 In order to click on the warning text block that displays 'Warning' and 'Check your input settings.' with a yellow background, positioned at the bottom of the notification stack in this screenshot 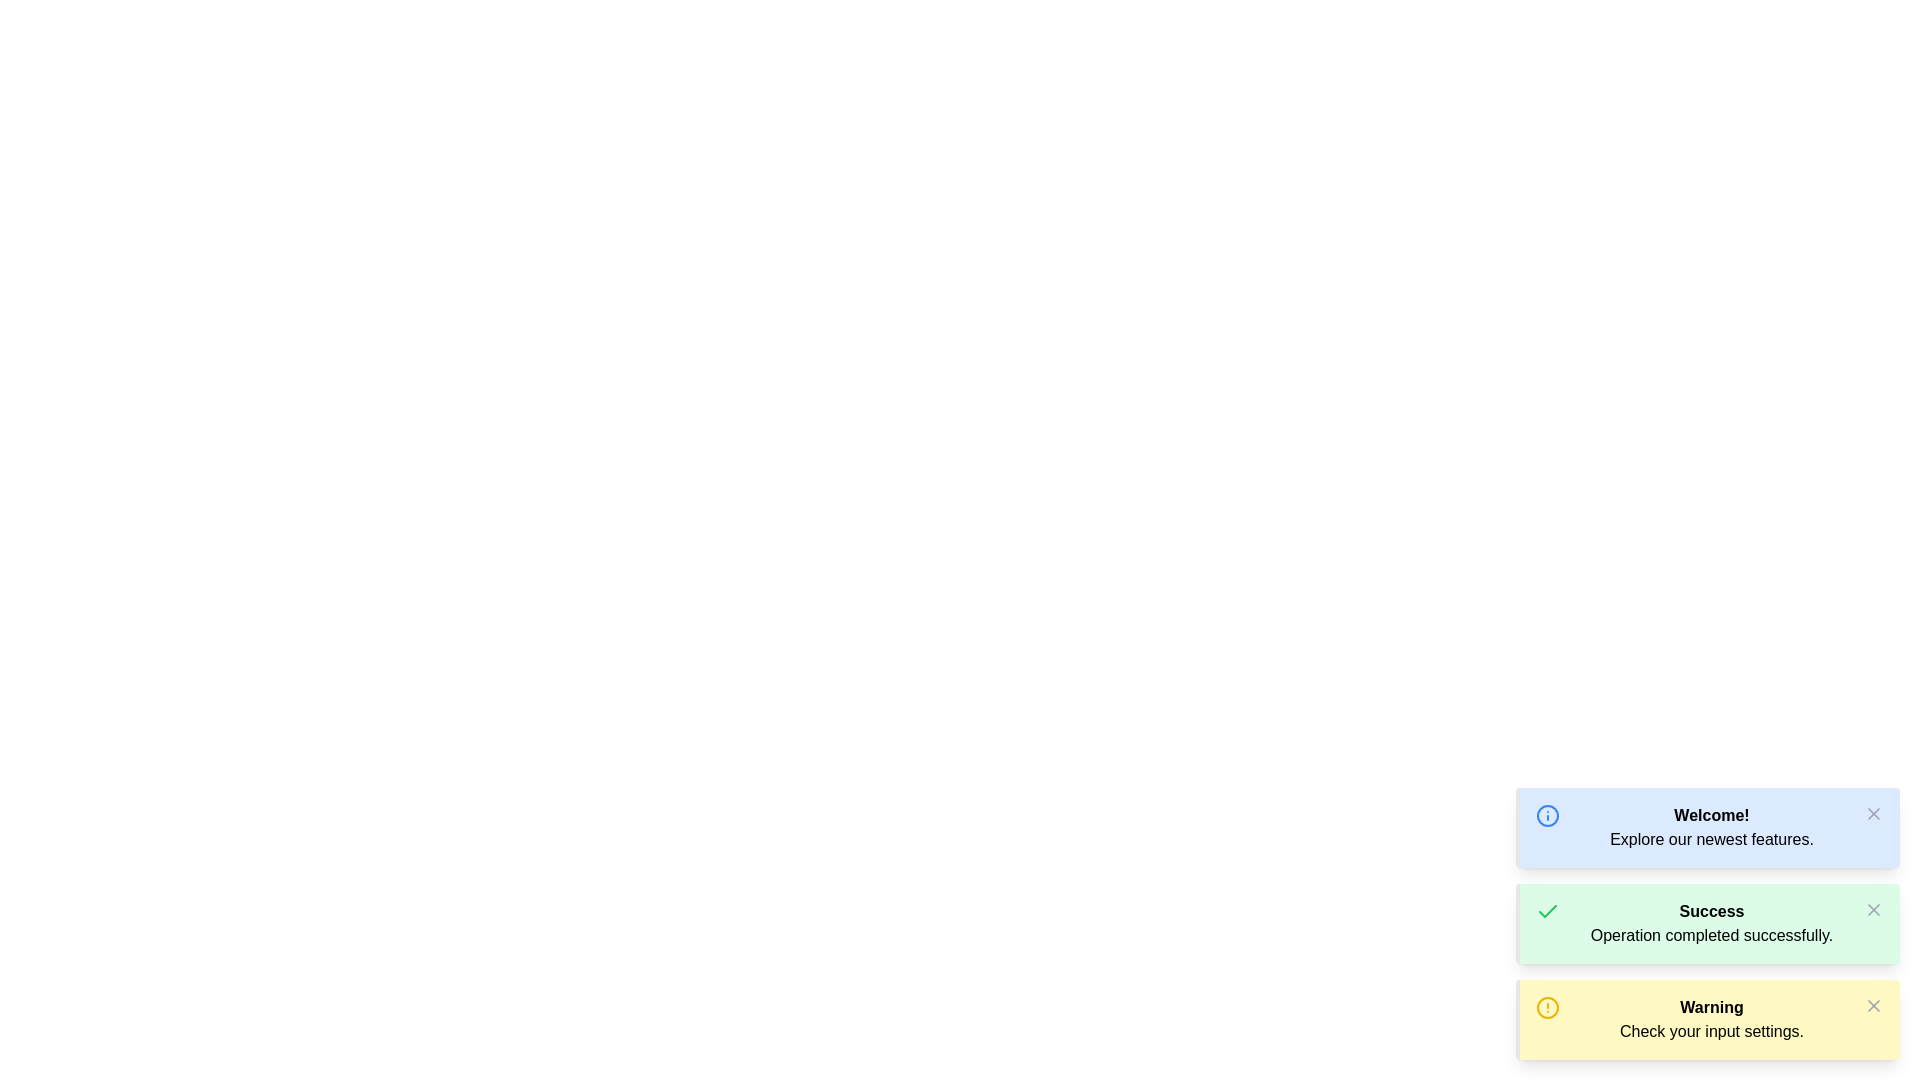, I will do `click(1711, 1019)`.